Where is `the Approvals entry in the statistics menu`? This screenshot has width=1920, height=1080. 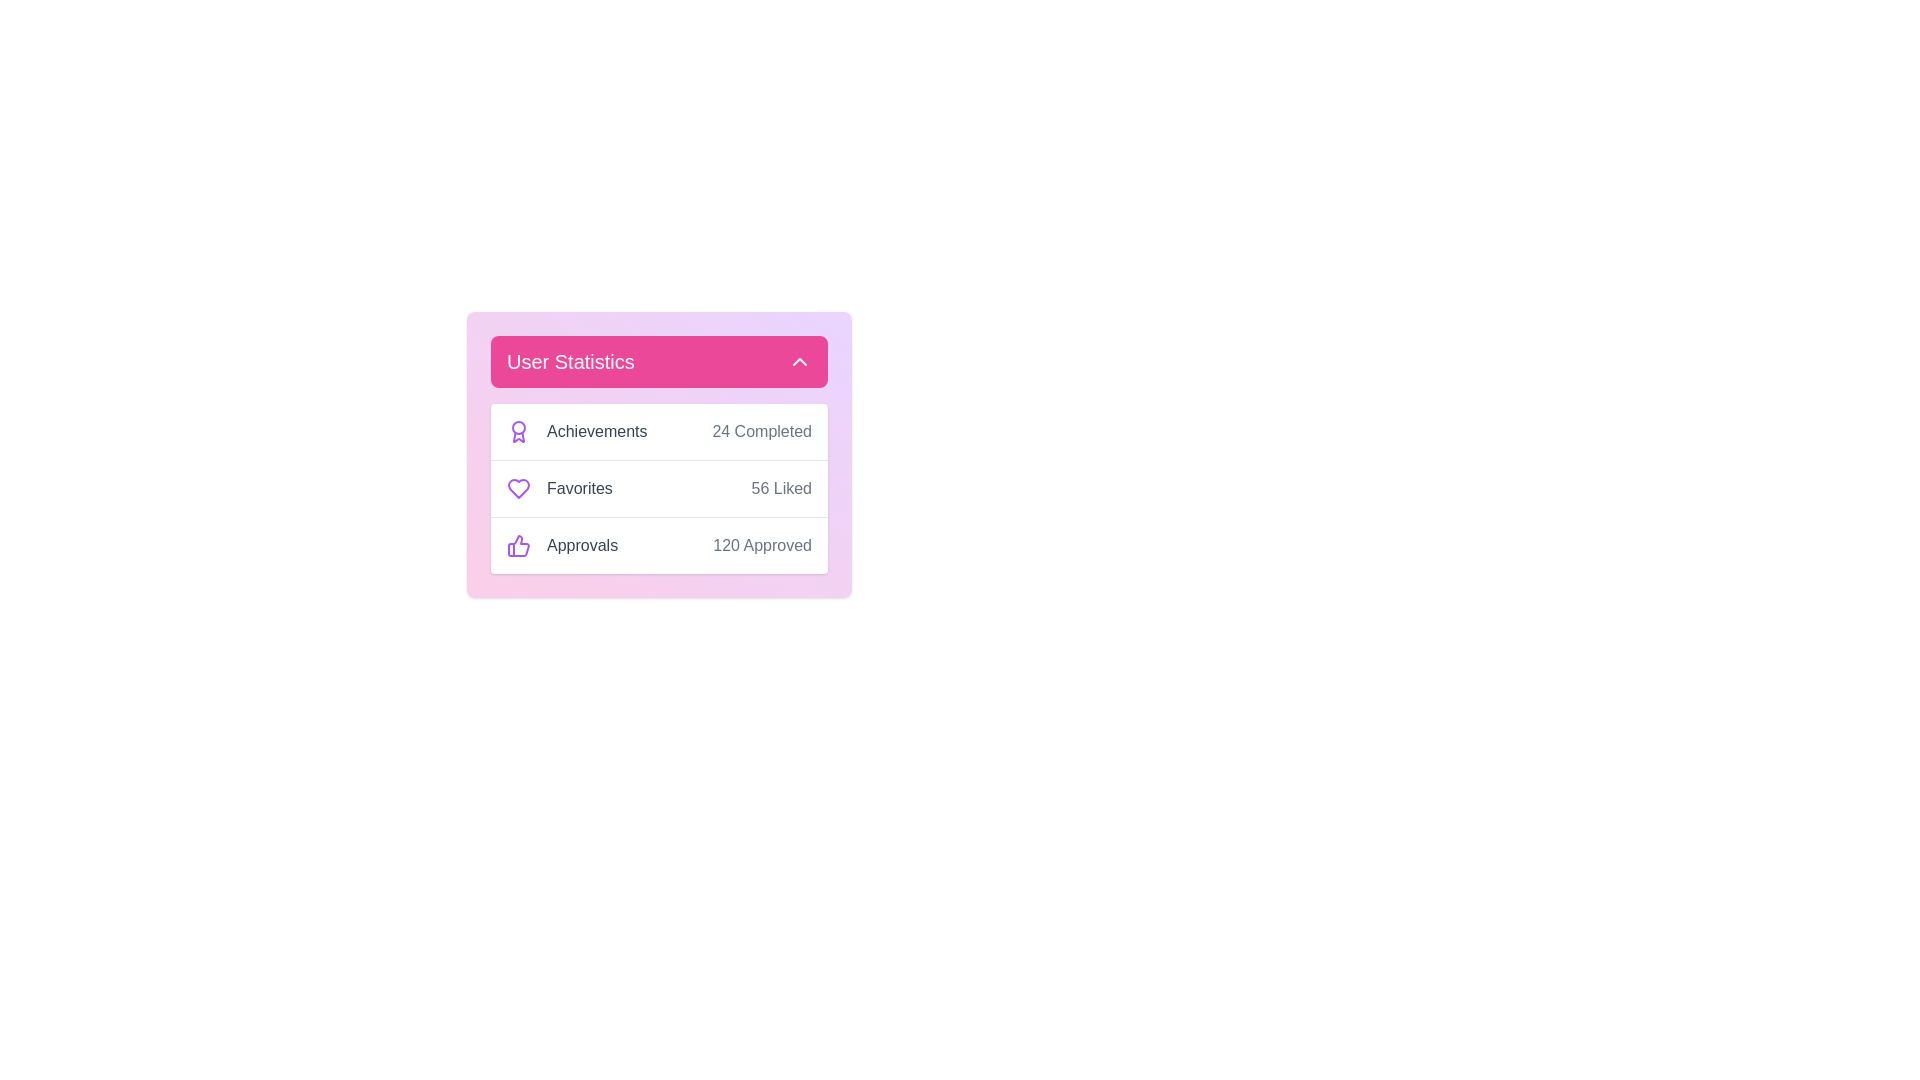
the Approvals entry in the statistics menu is located at coordinates (659, 545).